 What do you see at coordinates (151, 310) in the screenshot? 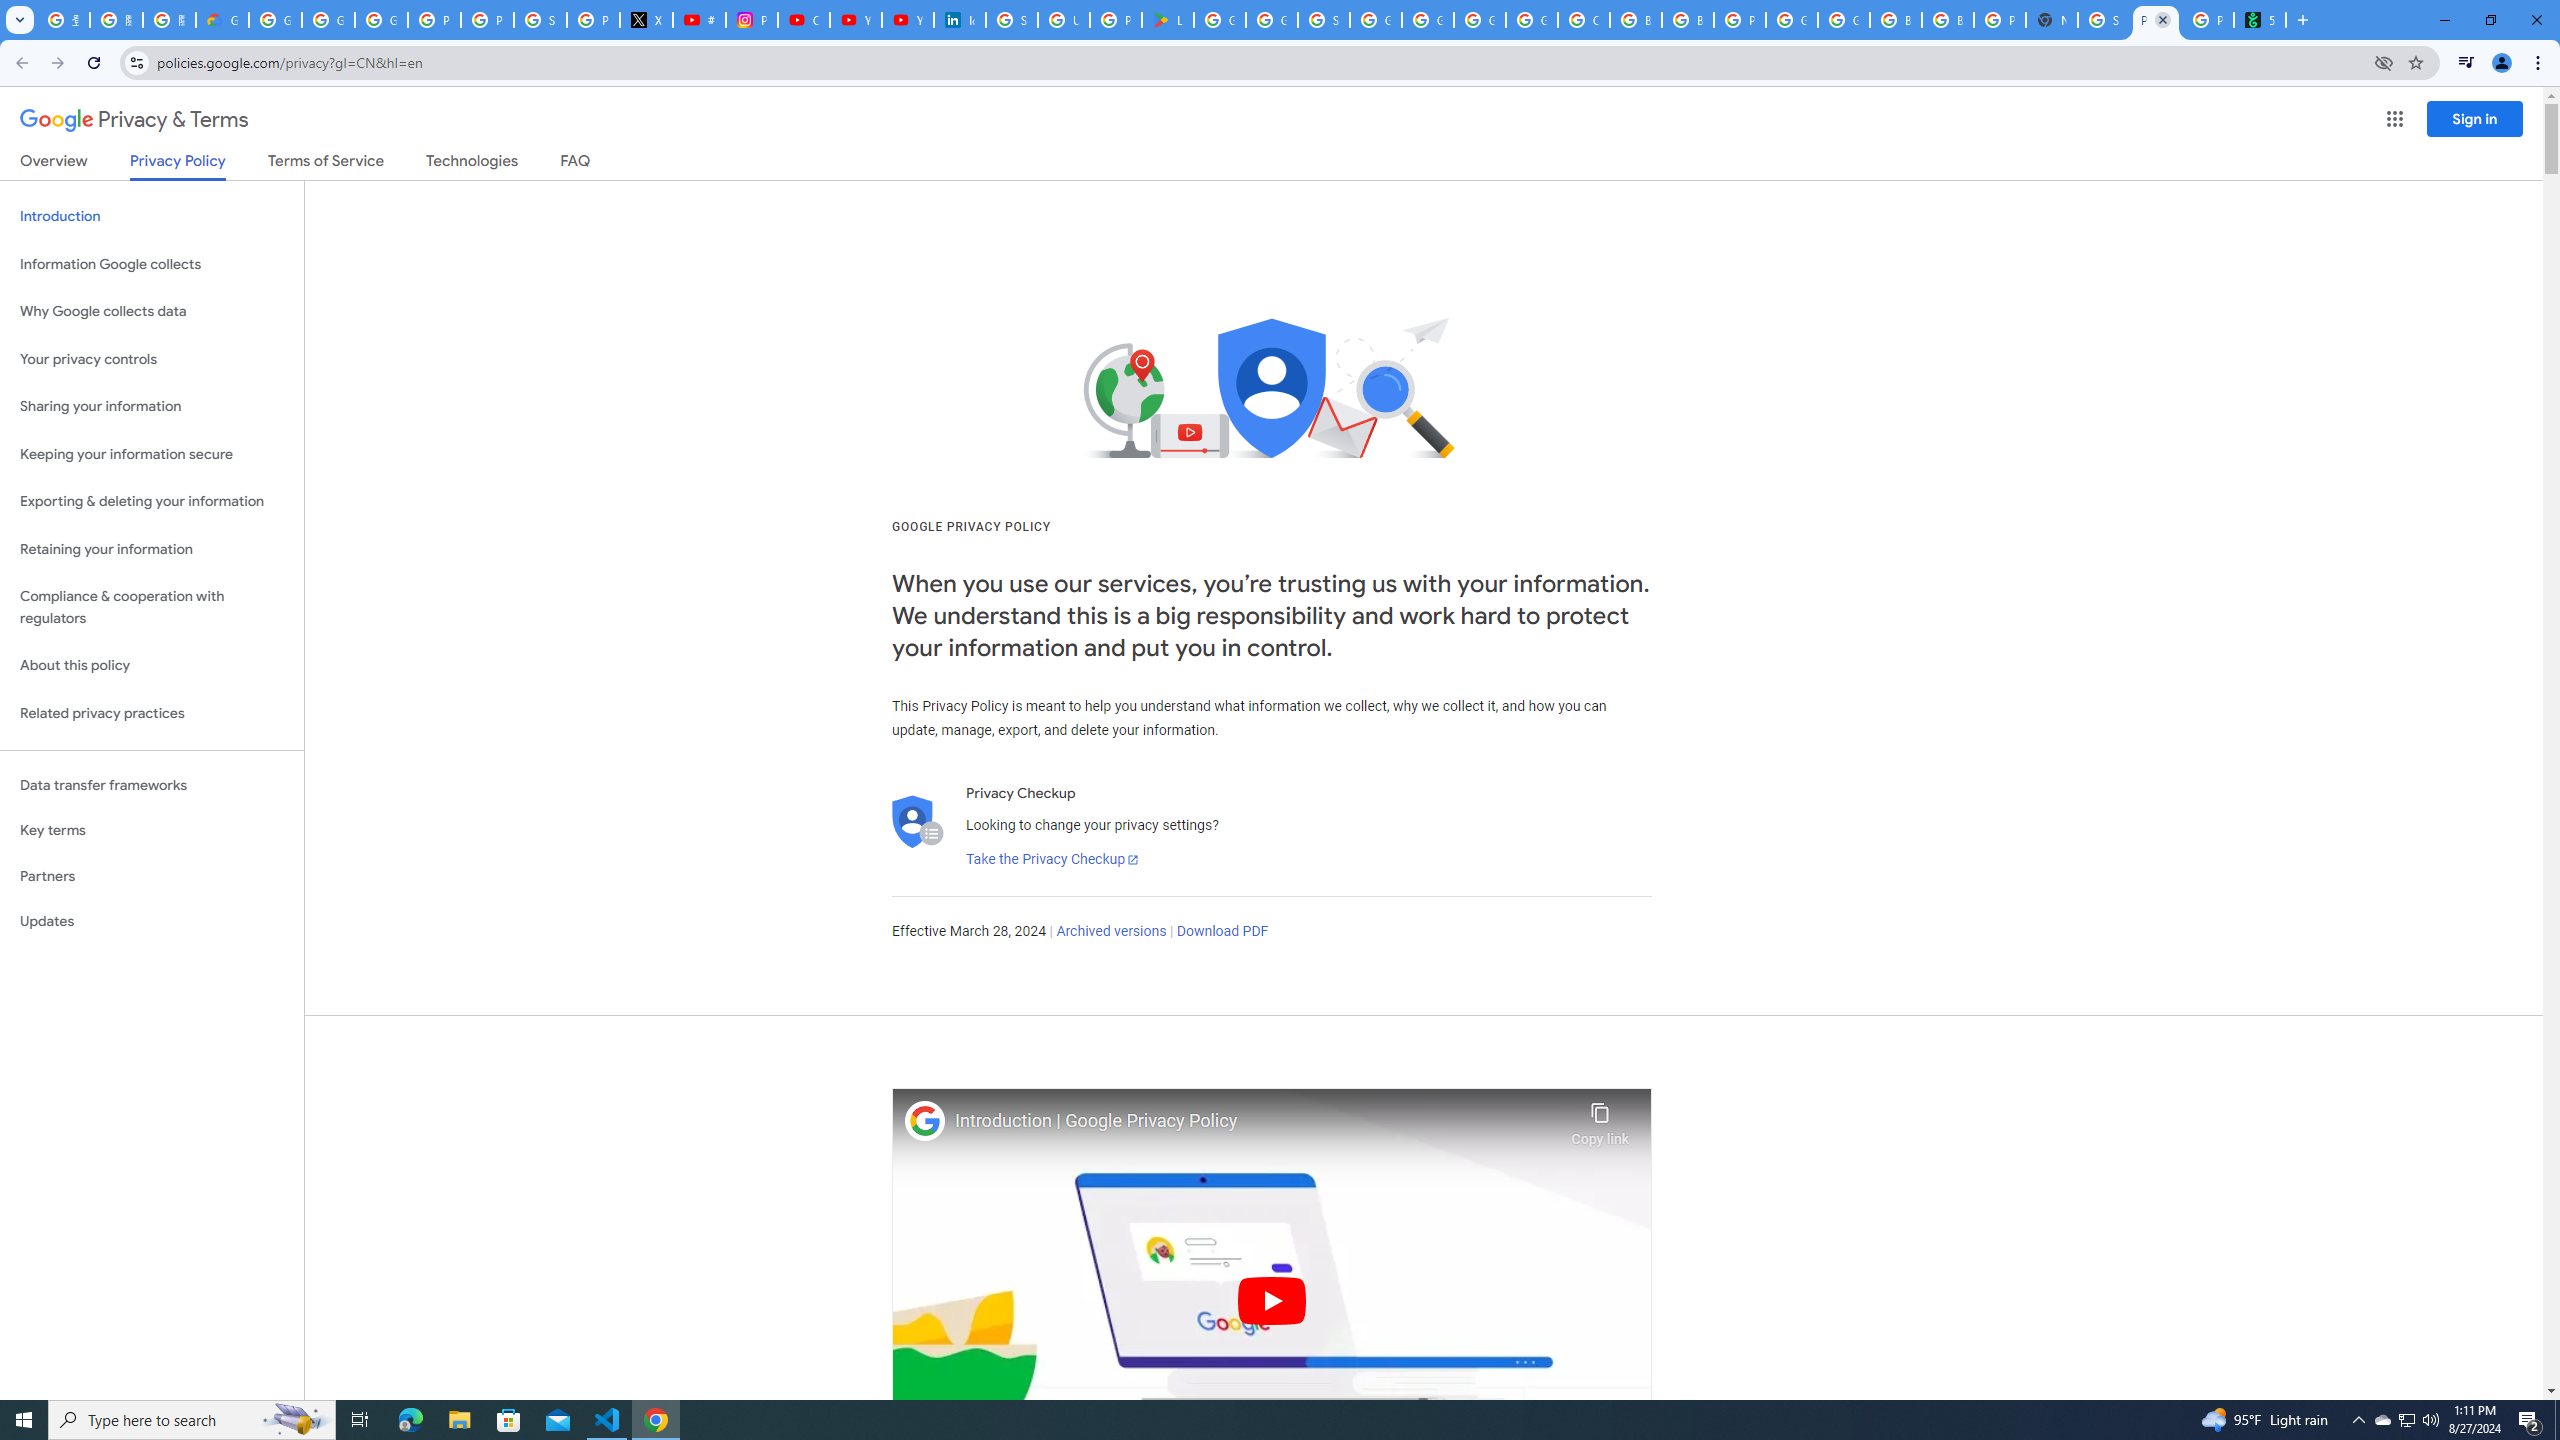
I see `'Why Google collects data'` at bounding box center [151, 310].